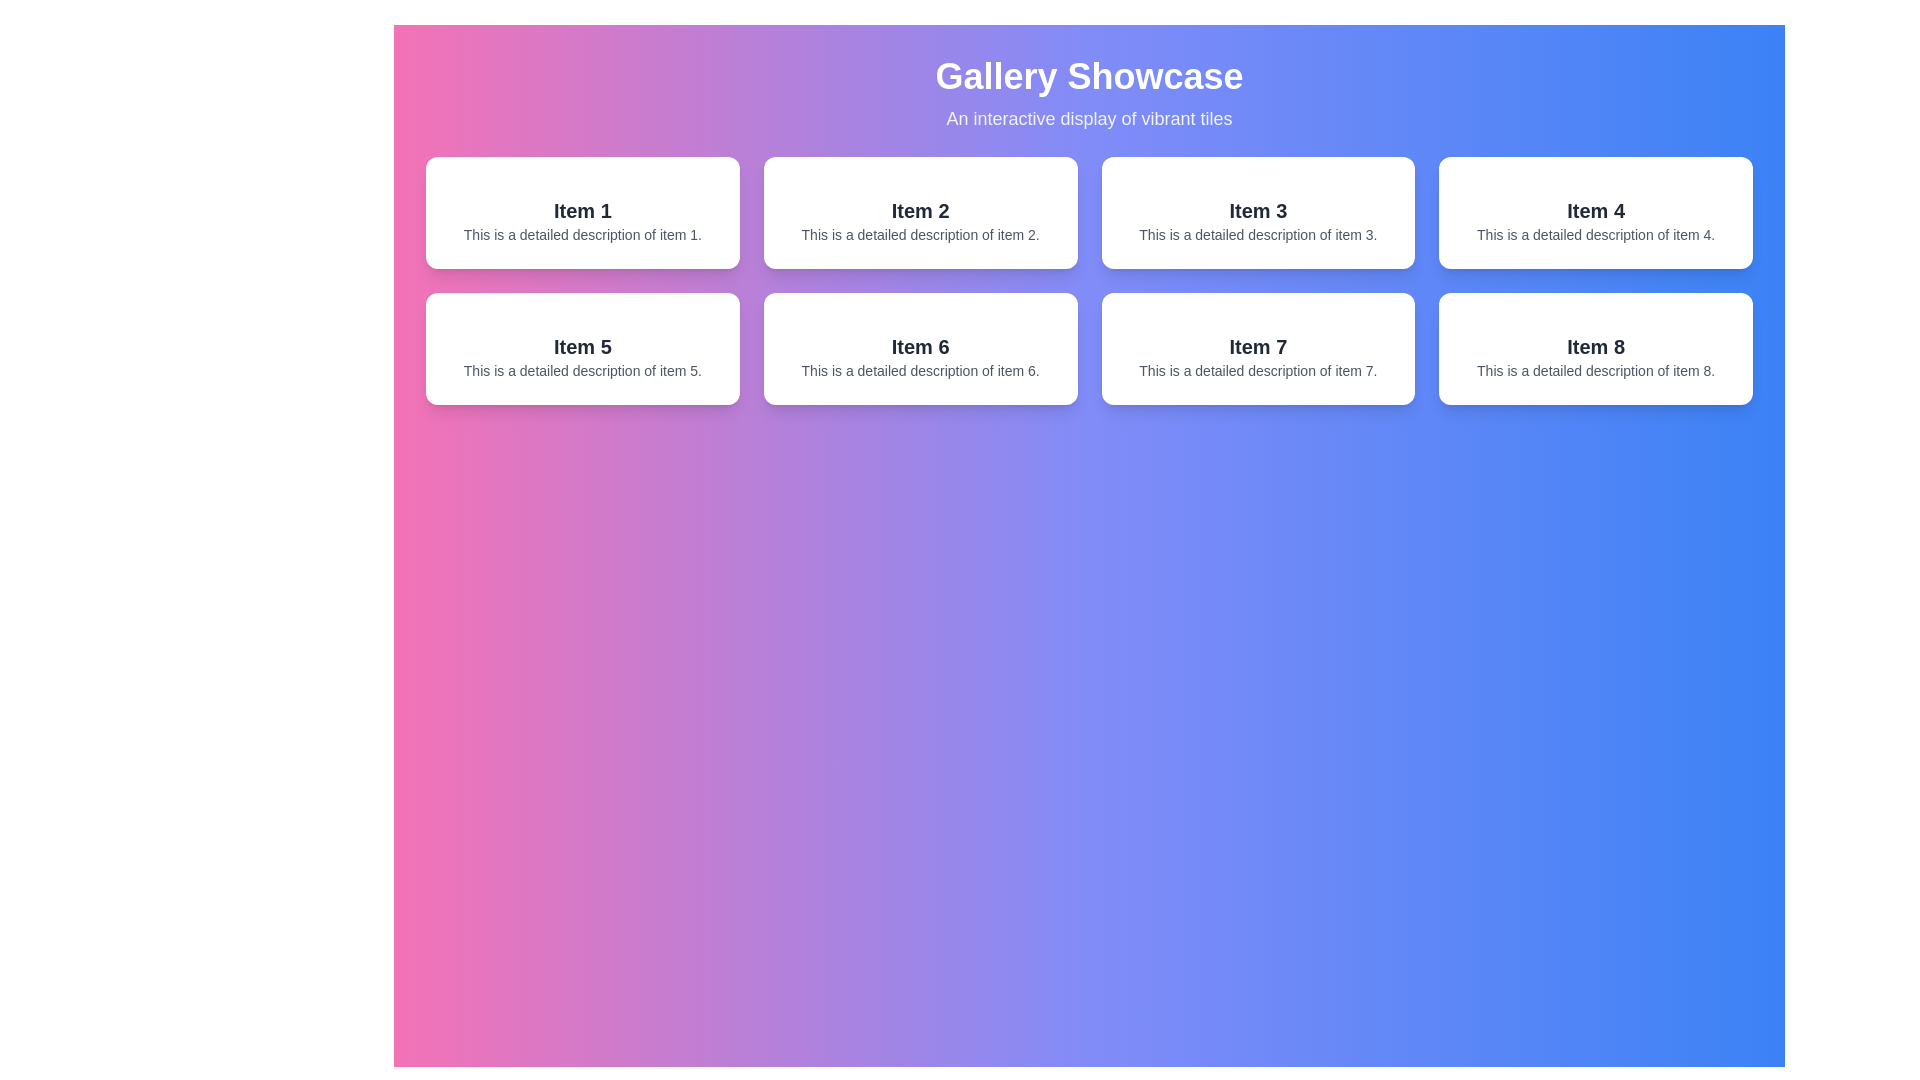 The image size is (1920, 1080). Describe the element at coordinates (1257, 370) in the screenshot. I see `the descriptive text element located under the title 'Item 7' in the card corresponding to 'Item 7' in the gallery interface` at that location.